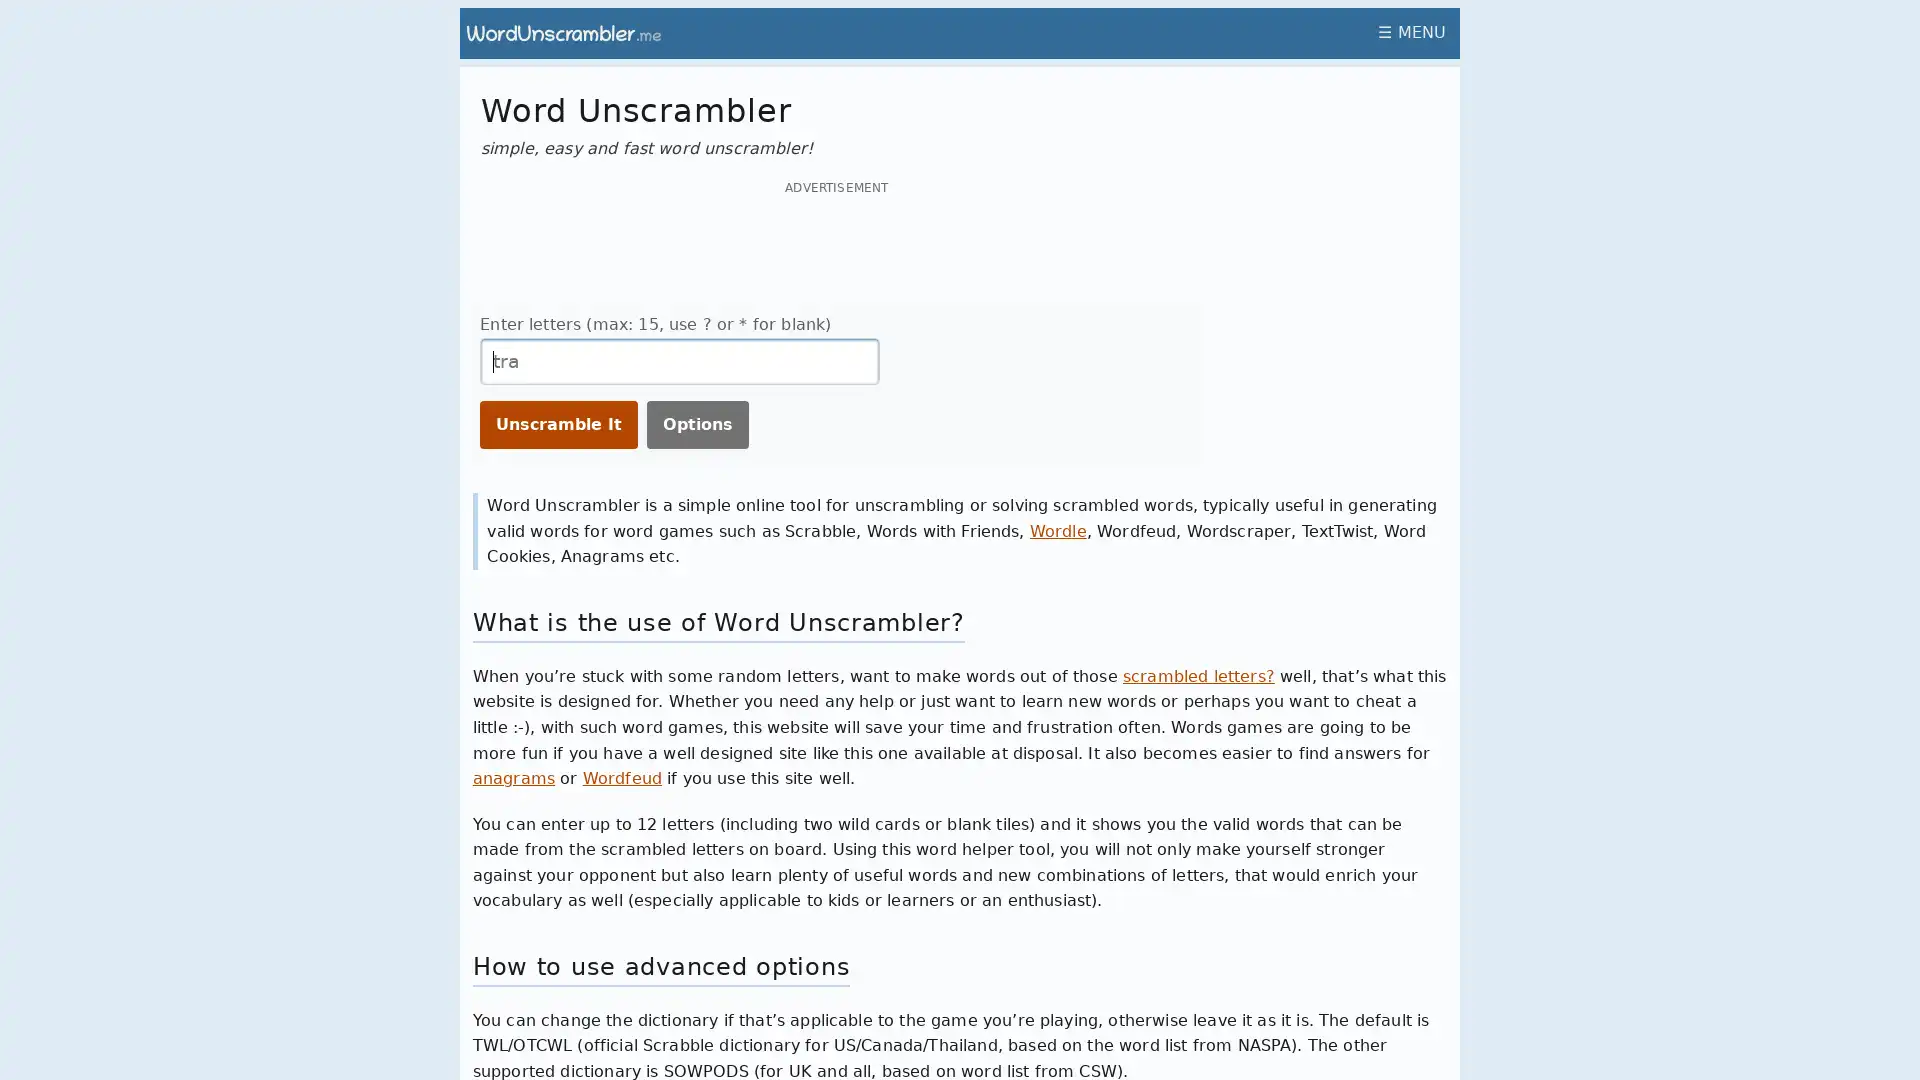 The image size is (1920, 1080). Describe the element at coordinates (697, 423) in the screenshot. I see `Options` at that location.